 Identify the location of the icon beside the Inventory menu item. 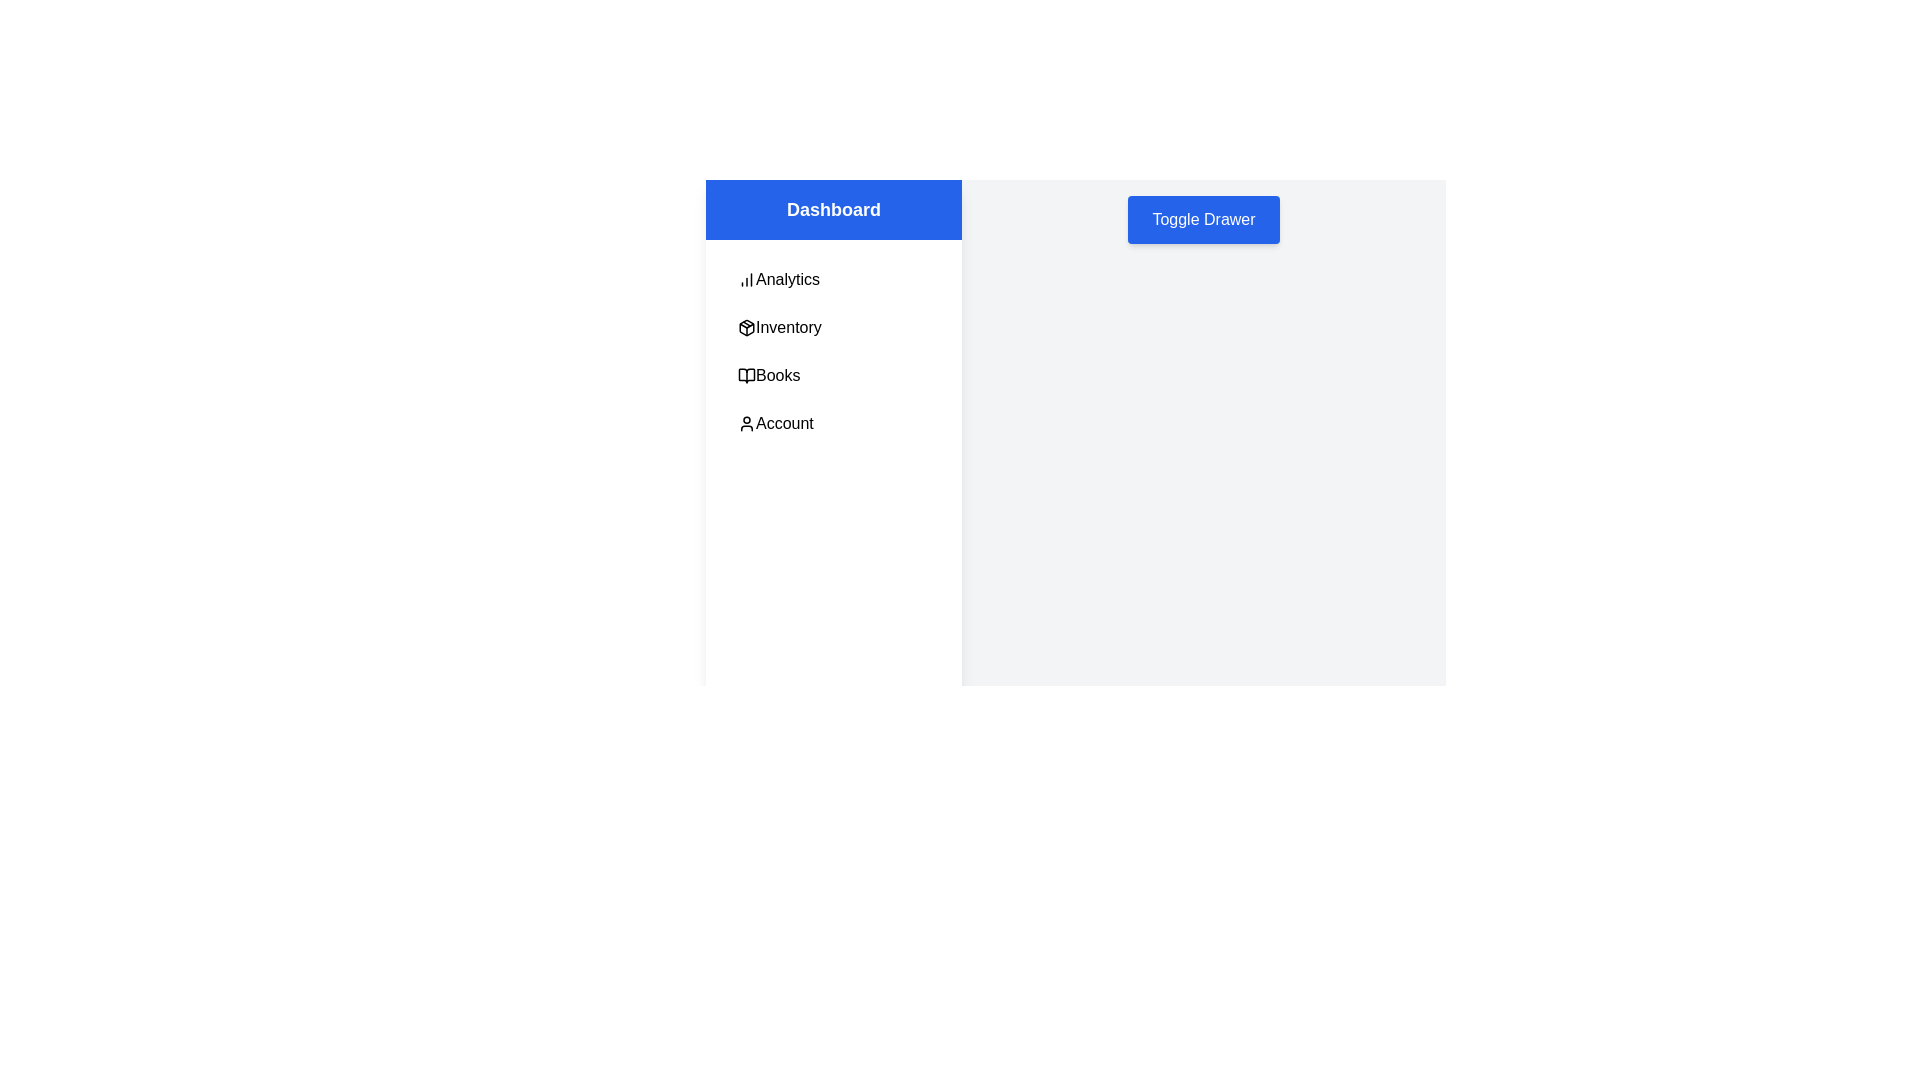
(746, 326).